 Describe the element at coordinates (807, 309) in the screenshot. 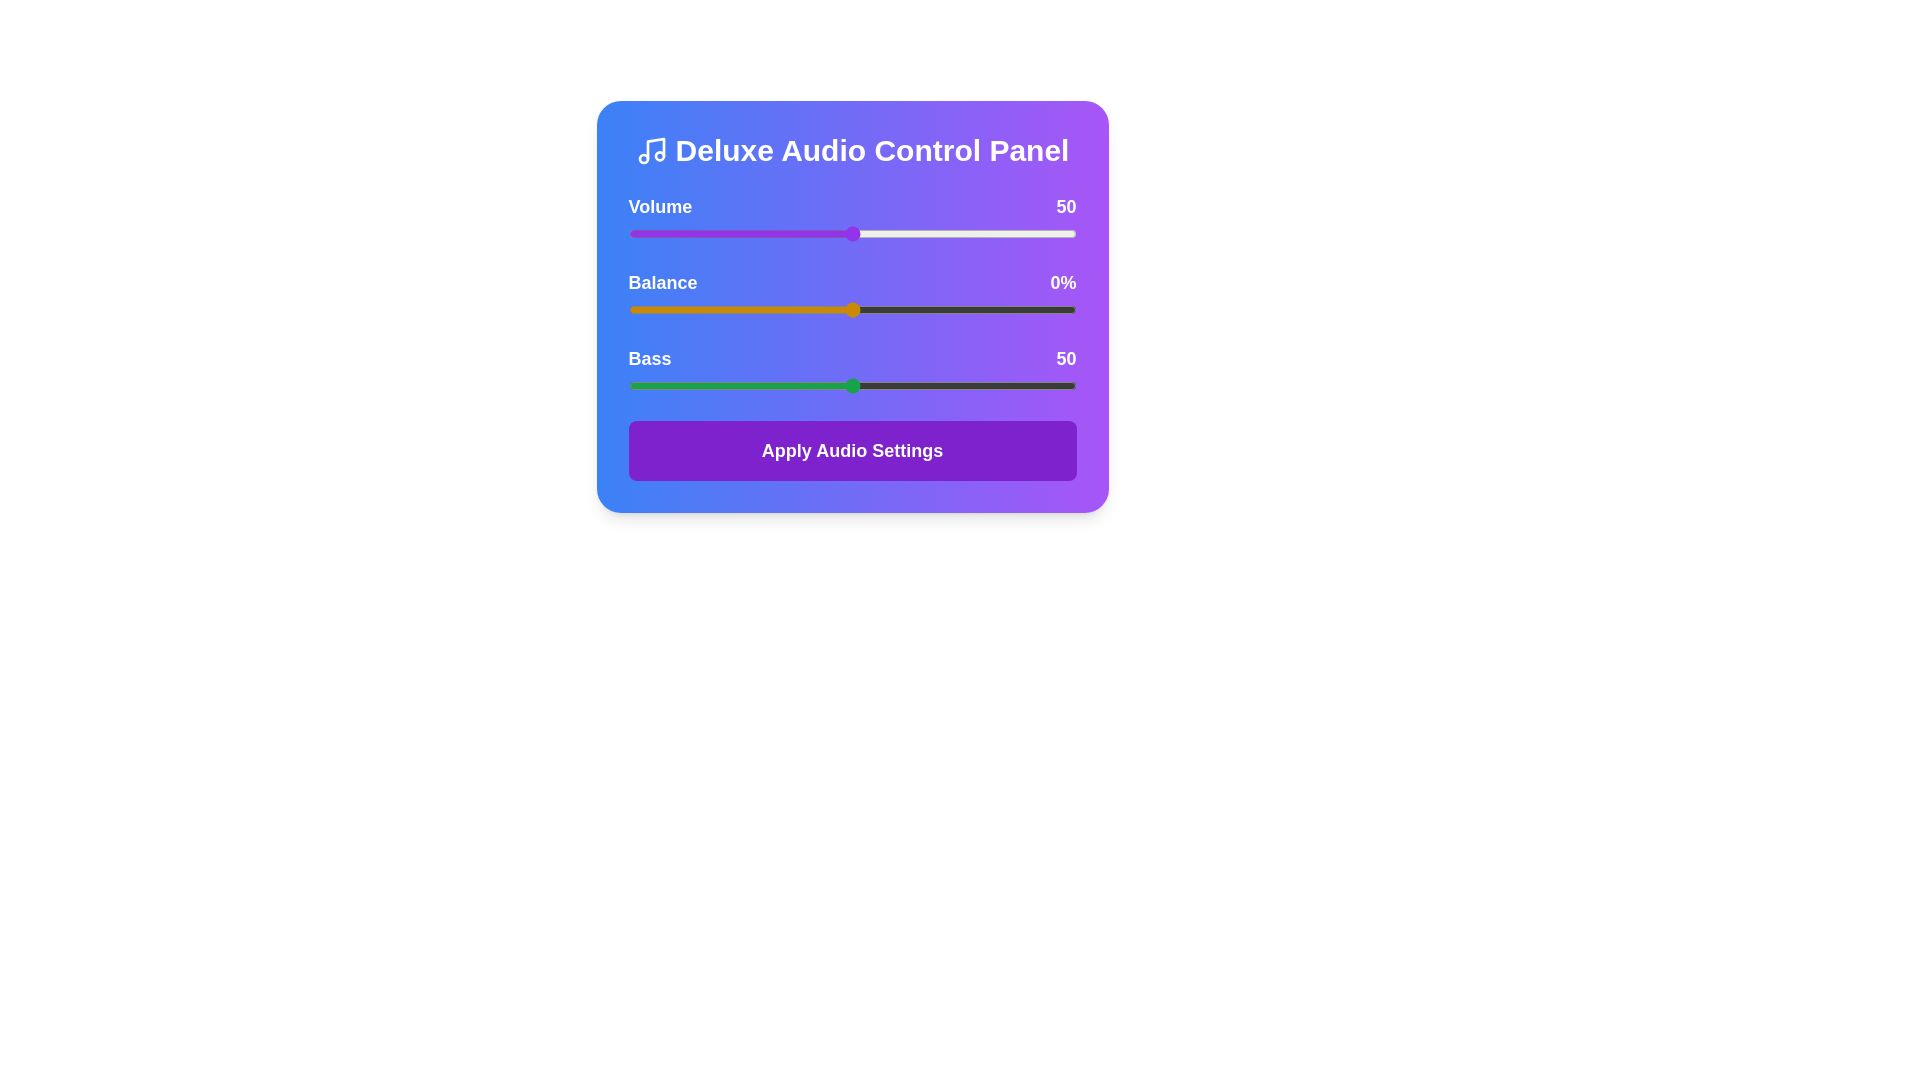

I see `the balance slider` at that location.